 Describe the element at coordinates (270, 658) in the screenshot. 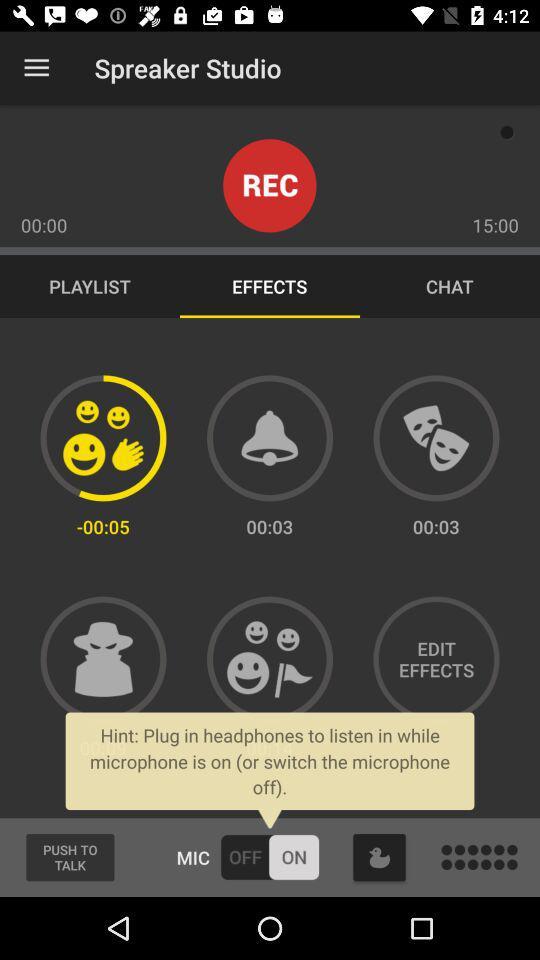

I see `laughter and cheering` at that location.